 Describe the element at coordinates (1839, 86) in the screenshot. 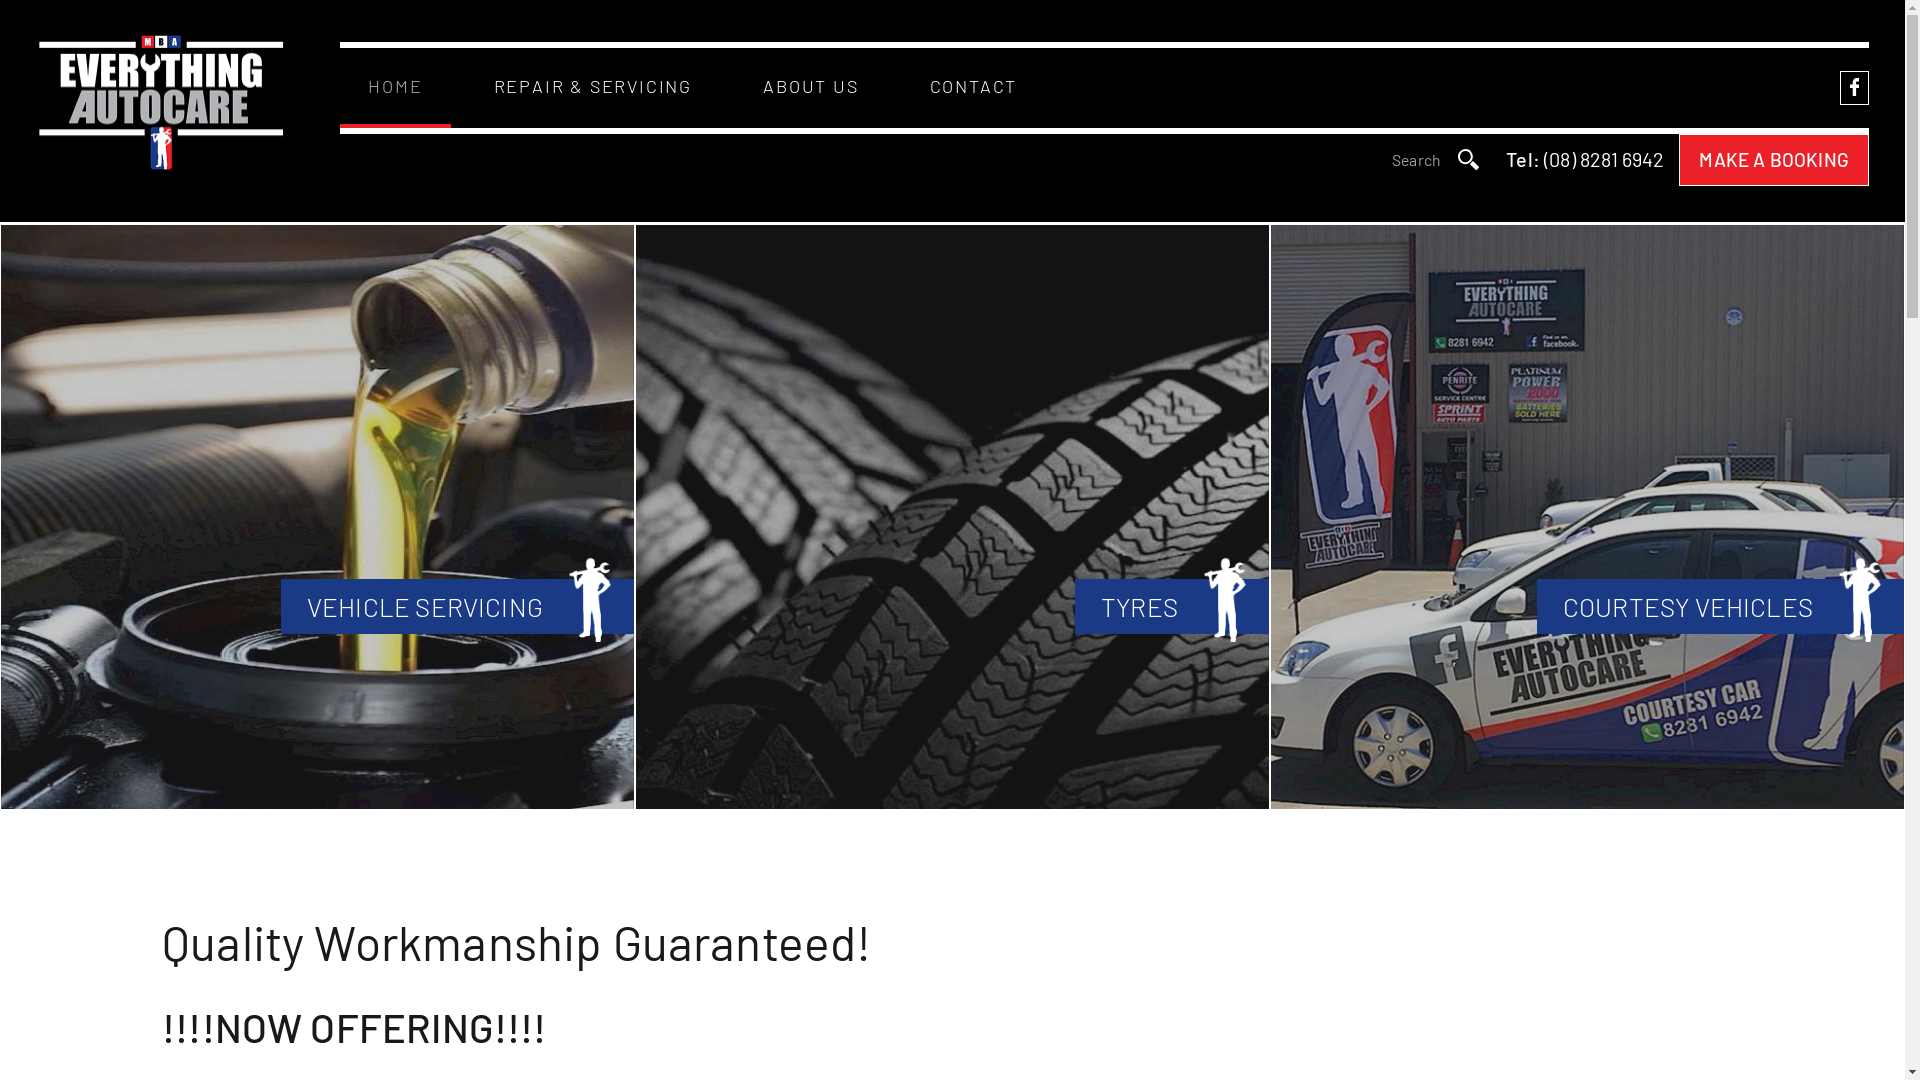

I see `'Everything Autocare on Facebook'` at that location.